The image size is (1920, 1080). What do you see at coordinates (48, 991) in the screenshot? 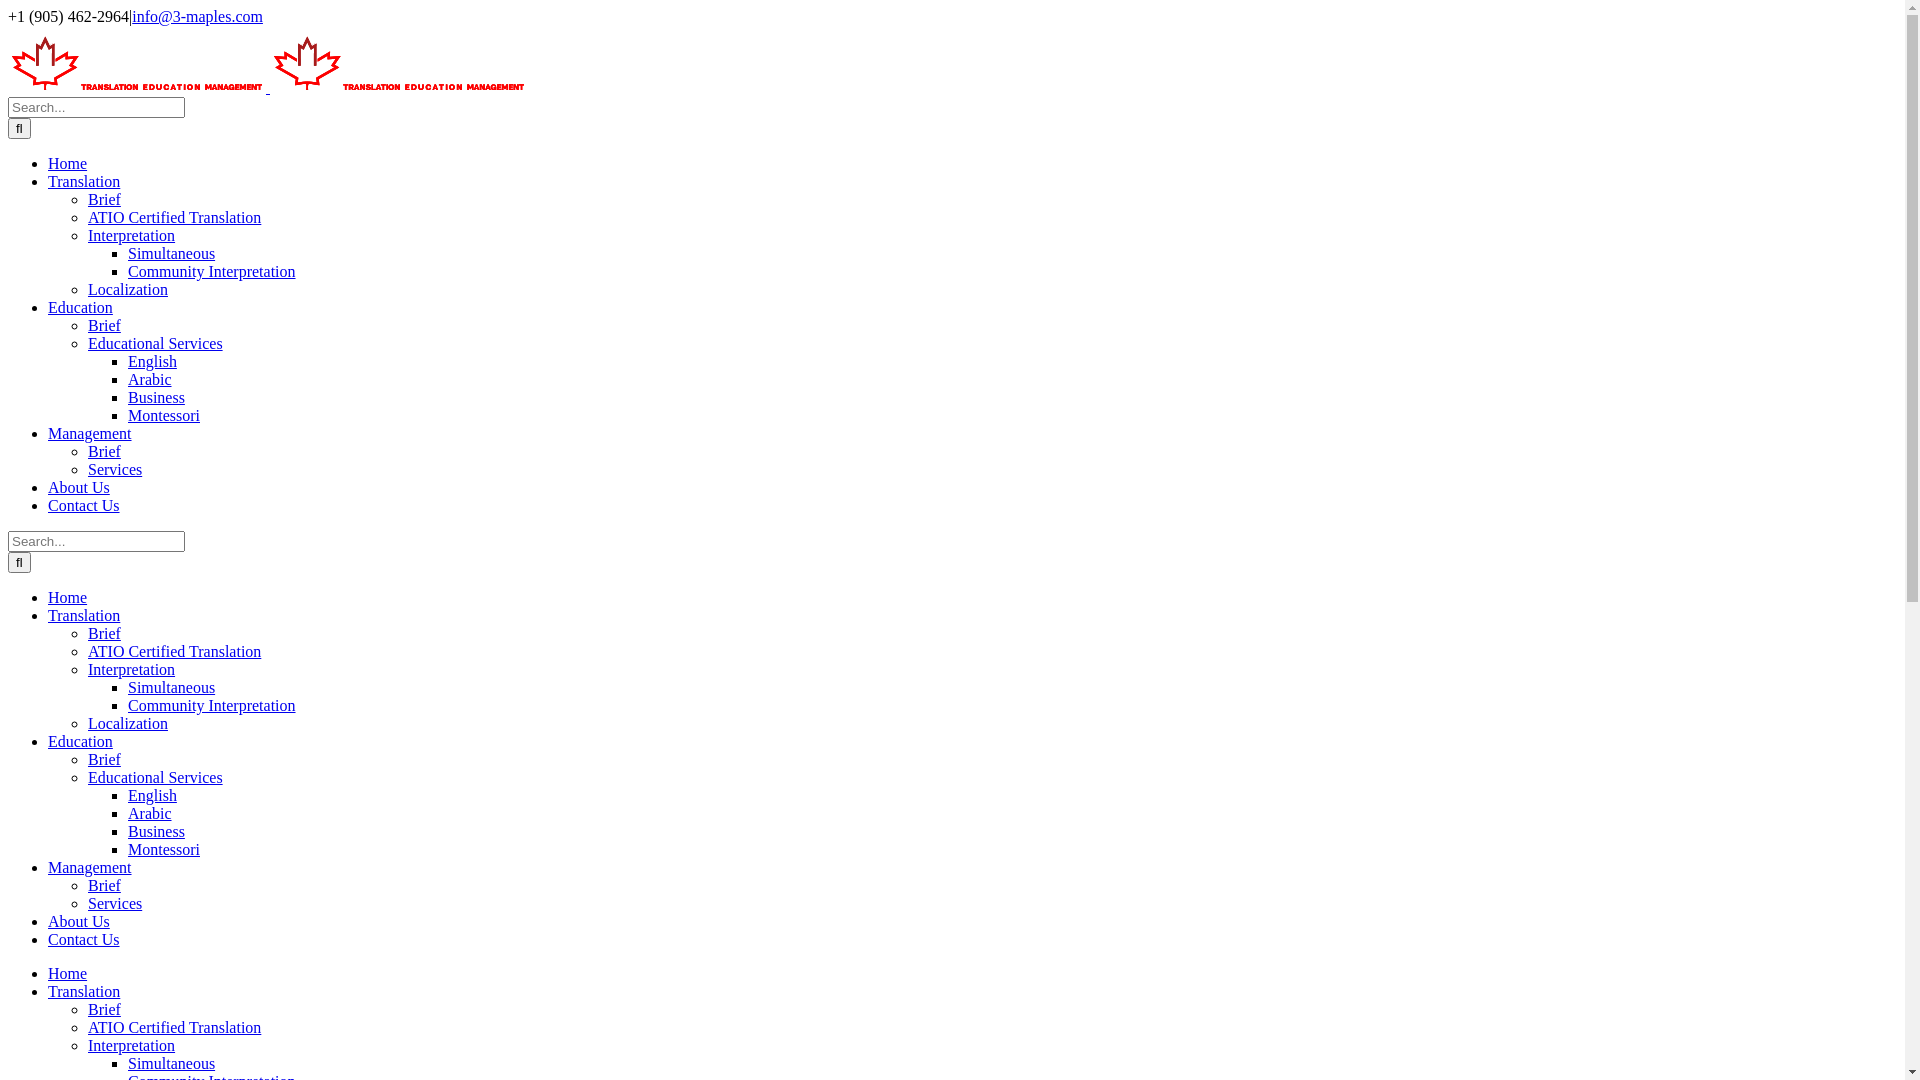
I see `'Translation'` at bounding box center [48, 991].